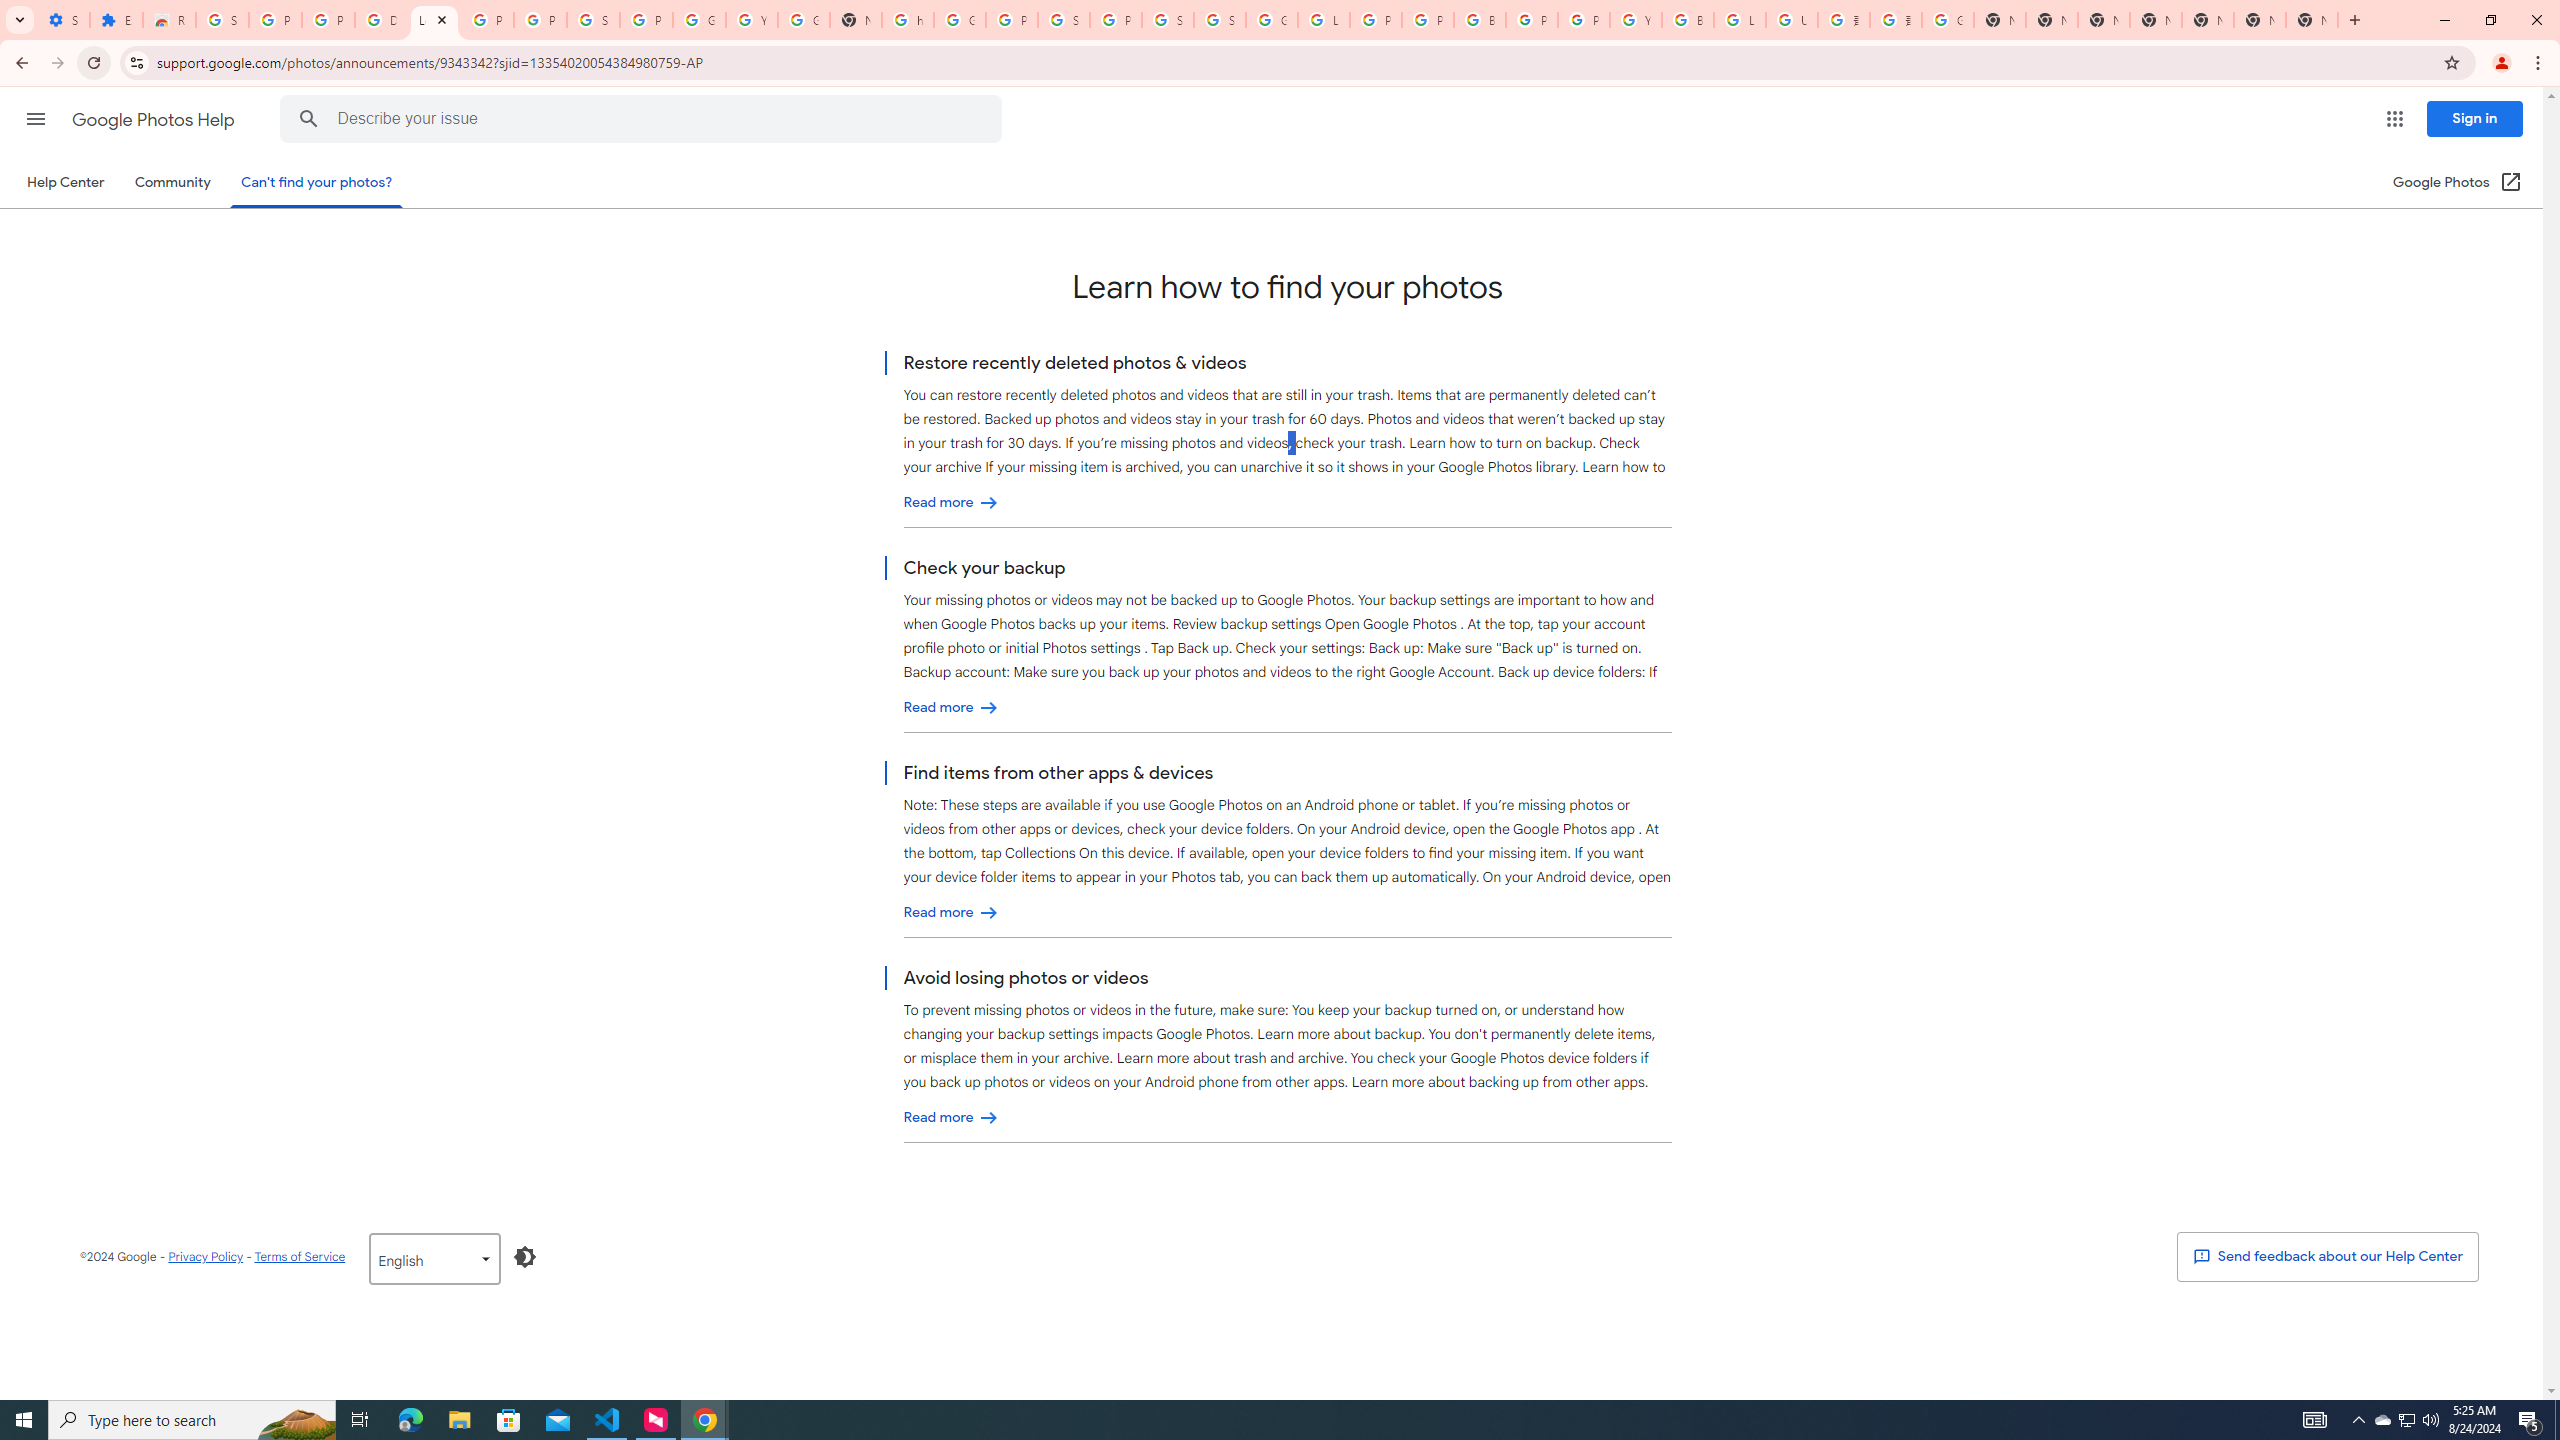  Describe the element at coordinates (167, 19) in the screenshot. I see `'Reviews: Helix Fruit Jump Arcade Game'` at that location.